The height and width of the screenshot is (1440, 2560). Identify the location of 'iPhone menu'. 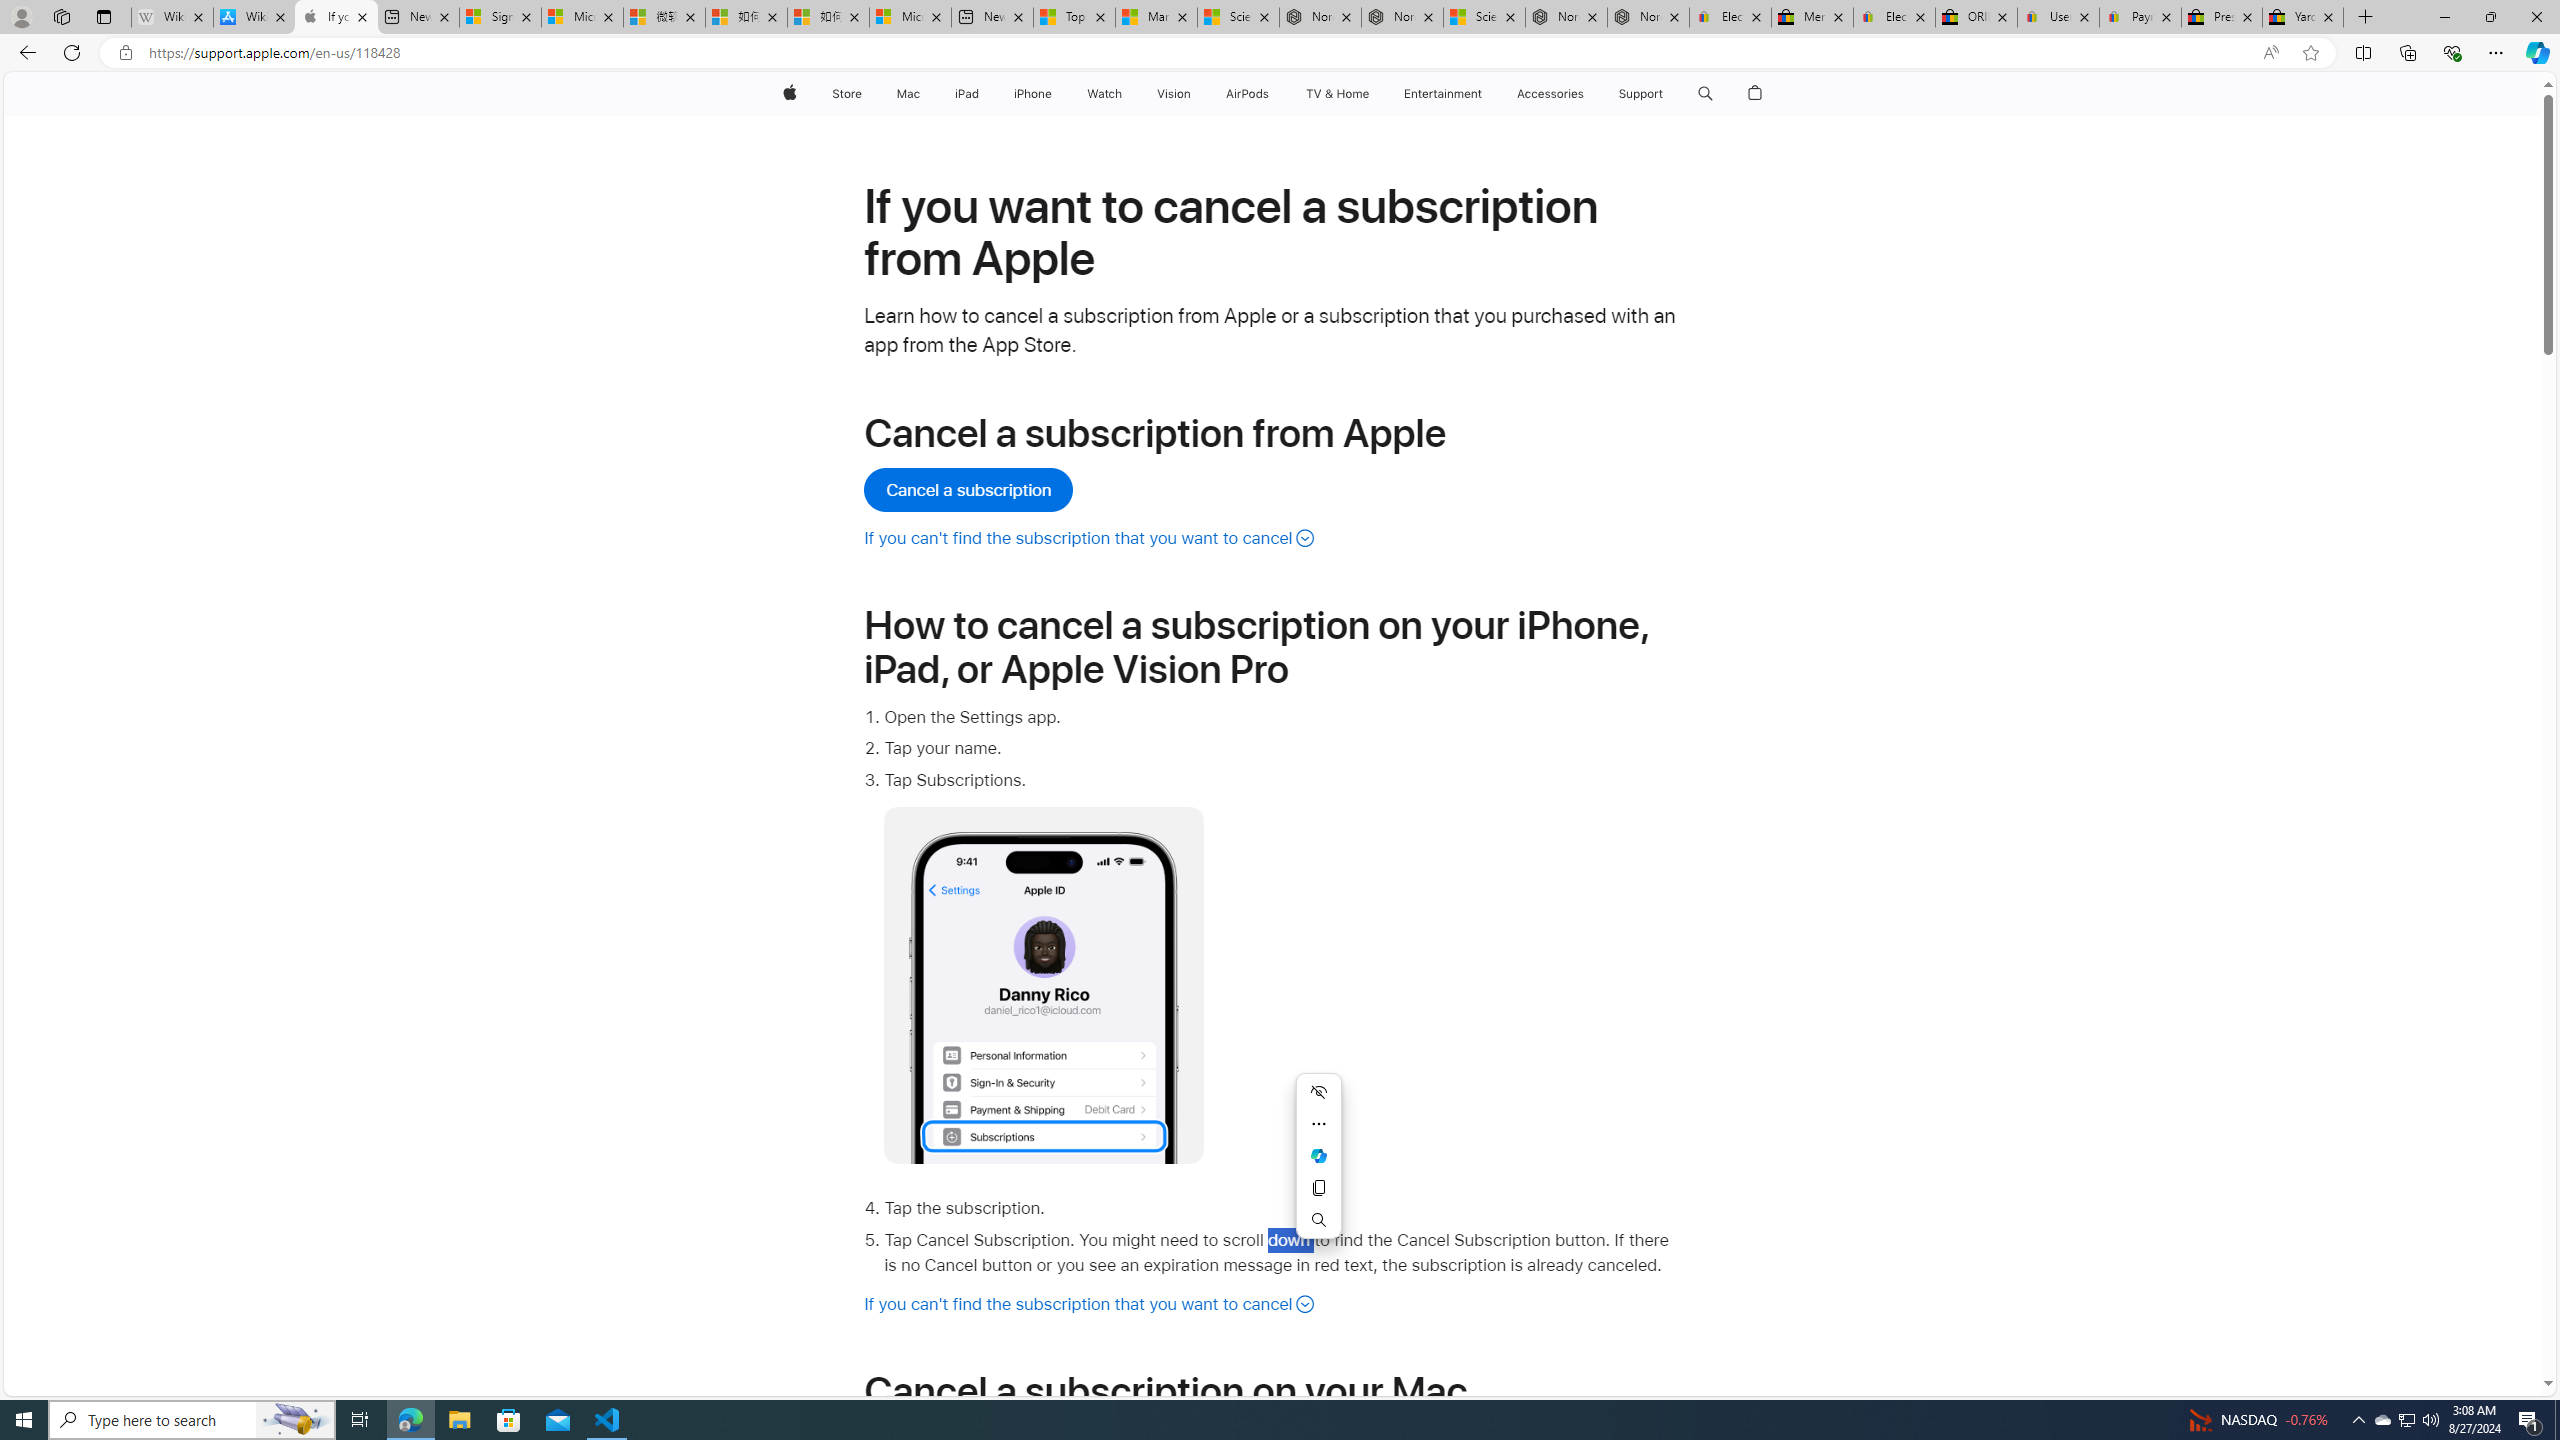
(1055, 93).